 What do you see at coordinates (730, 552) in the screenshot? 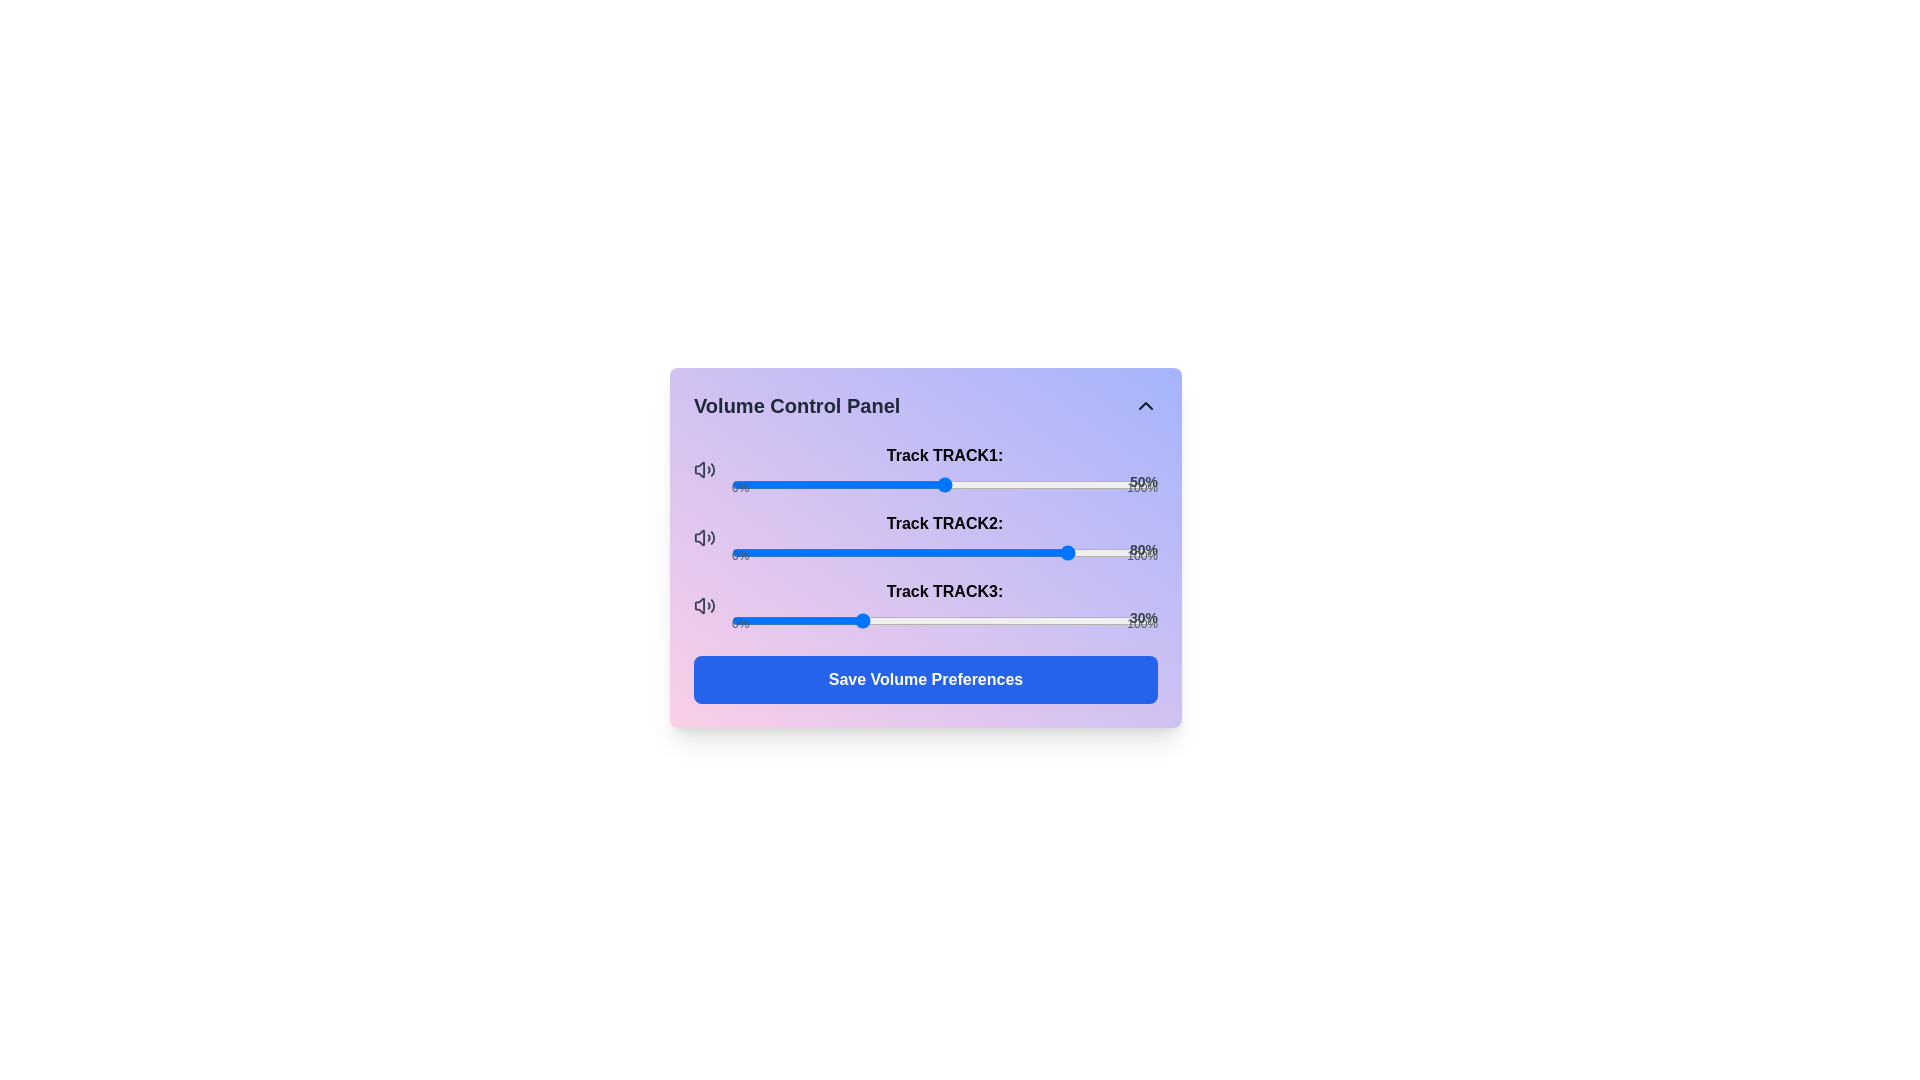
I see `the volume for Track TRACK2` at bounding box center [730, 552].